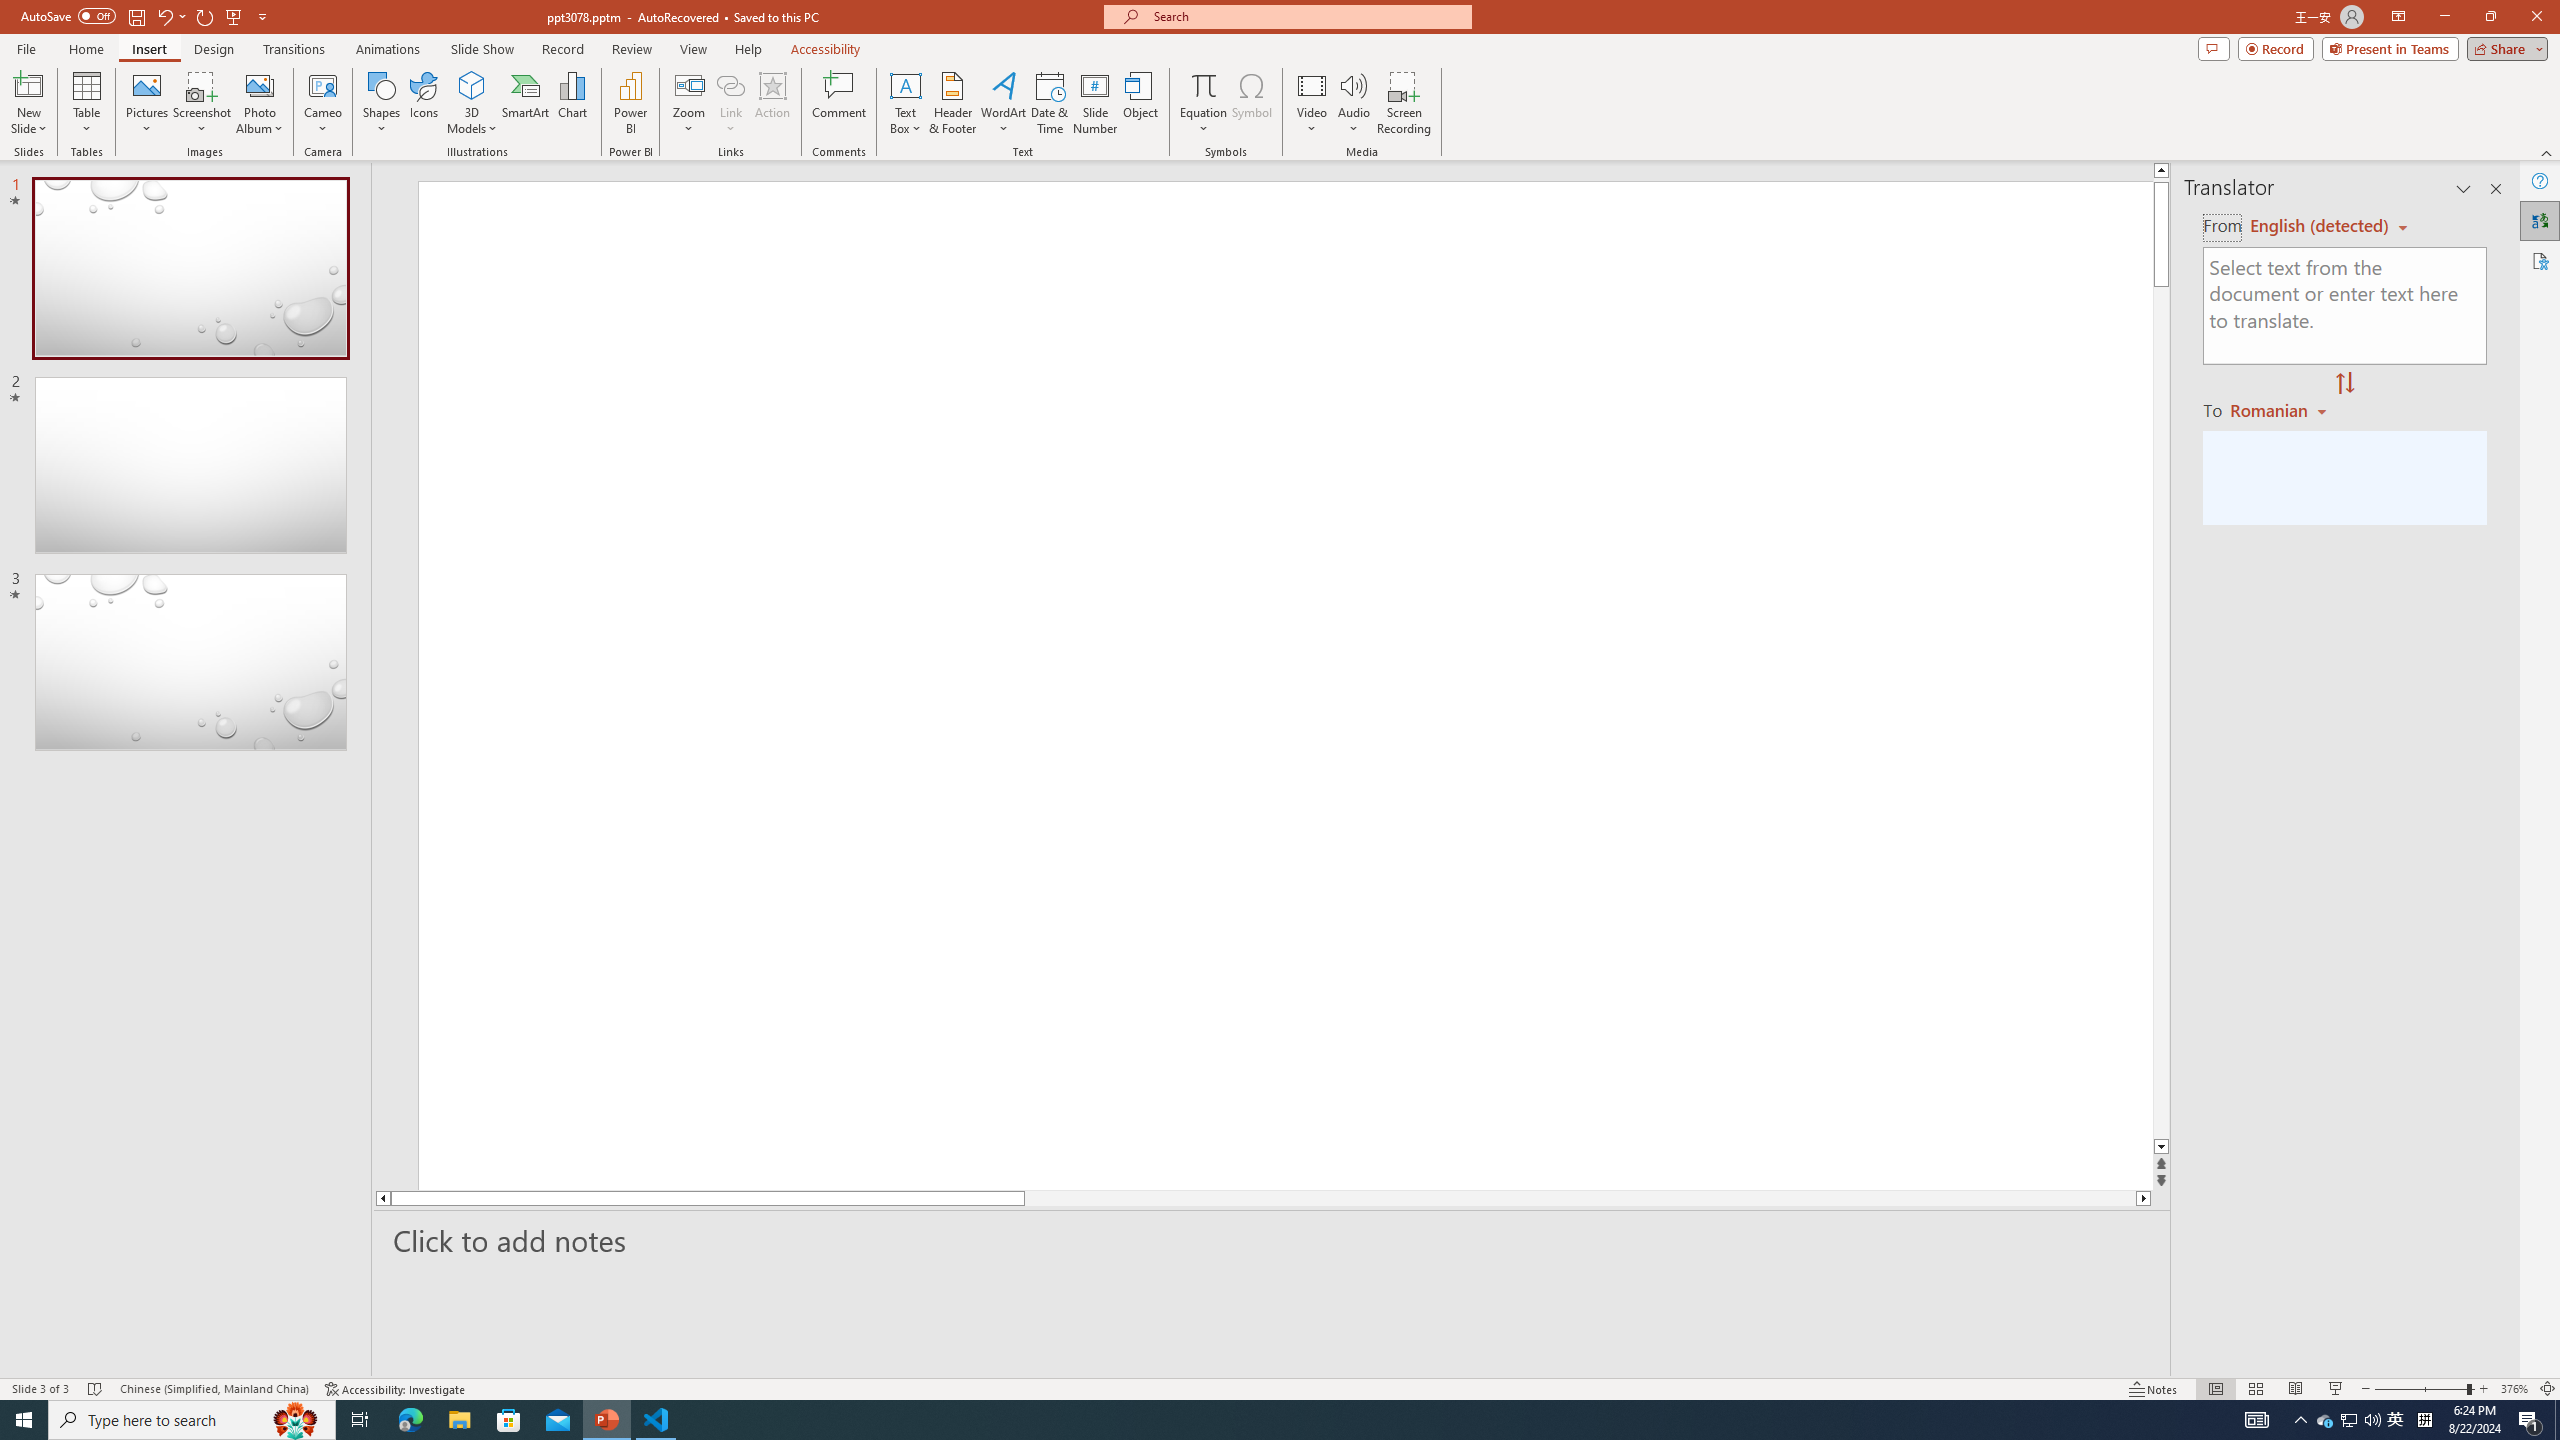 The image size is (2560, 1440). I want to click on 'Chart...', so click(572, 103).